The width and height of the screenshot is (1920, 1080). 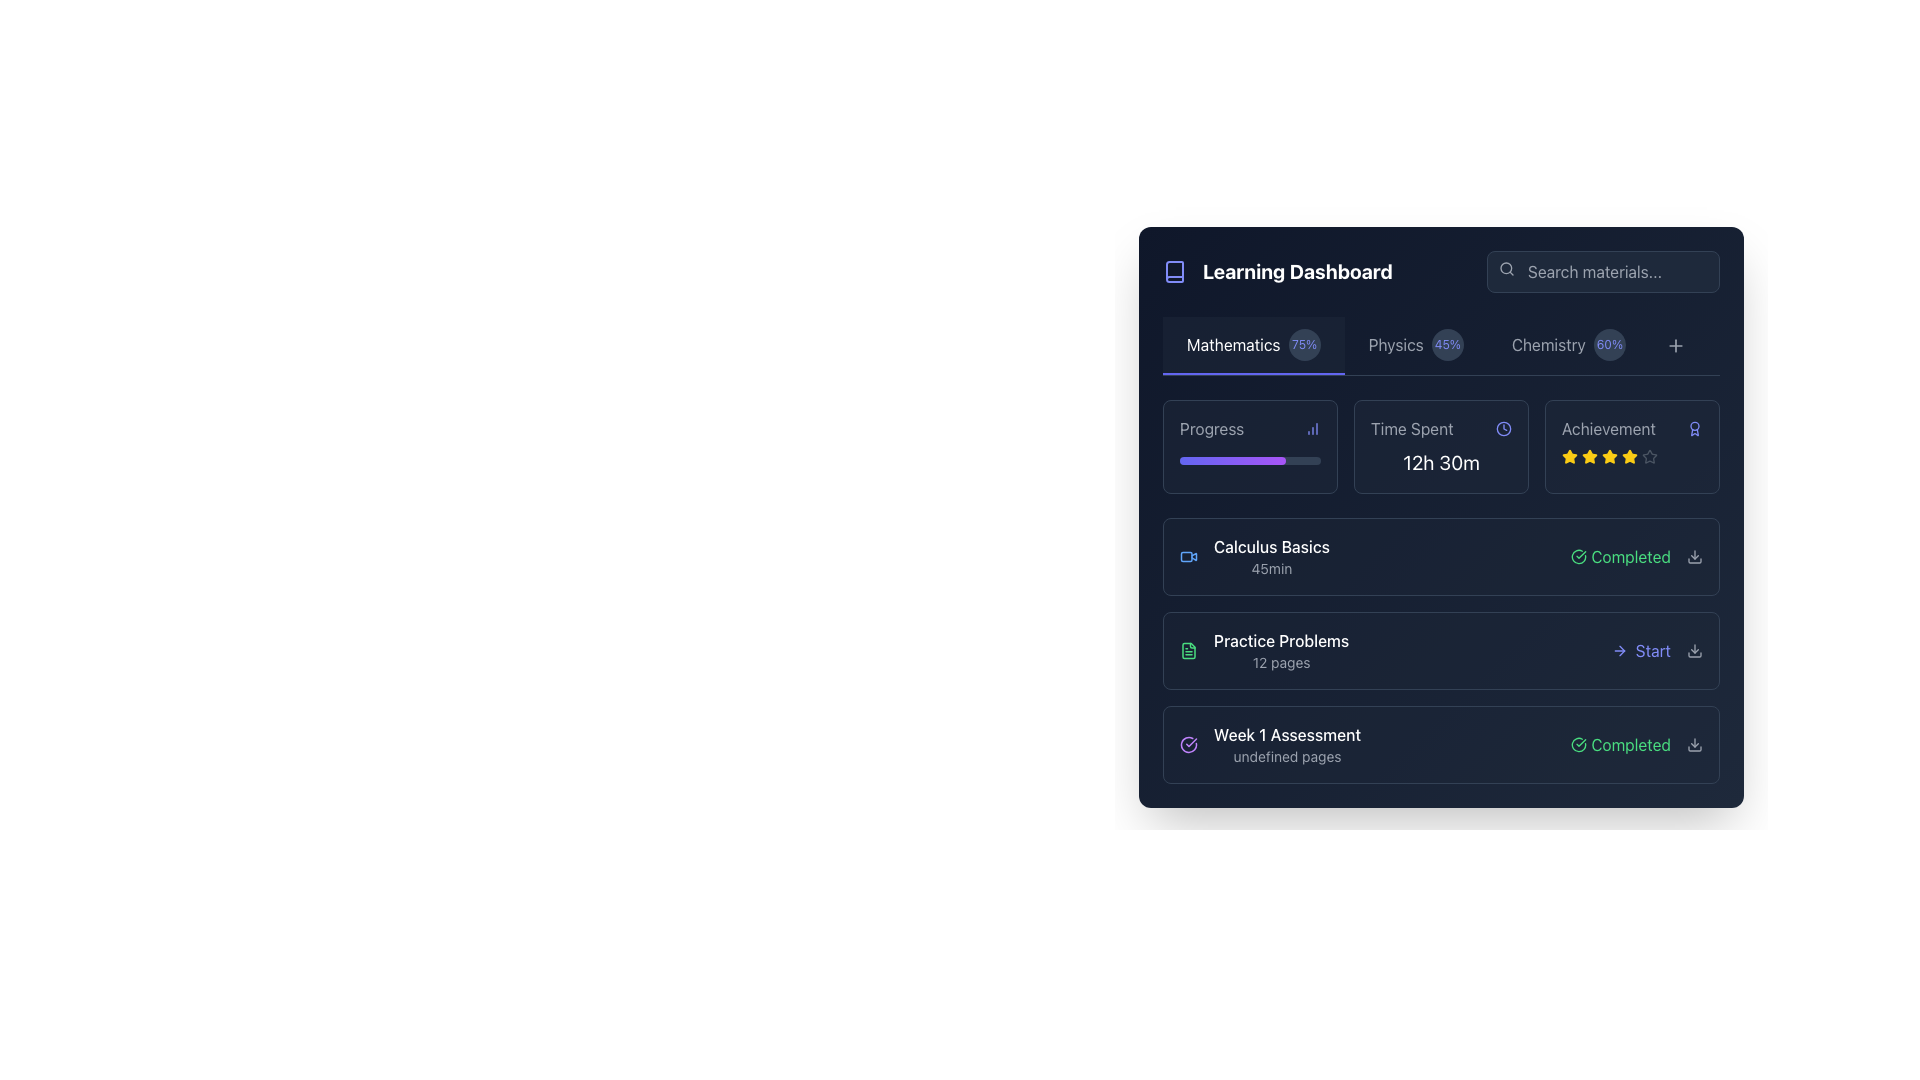 What do you see at coordinates (1622, 651) in the screenshot?
I see `the arrowhead component of the rightward arrow icon located in the bottom-right section of the interface` at bounding box center [1622, 651].